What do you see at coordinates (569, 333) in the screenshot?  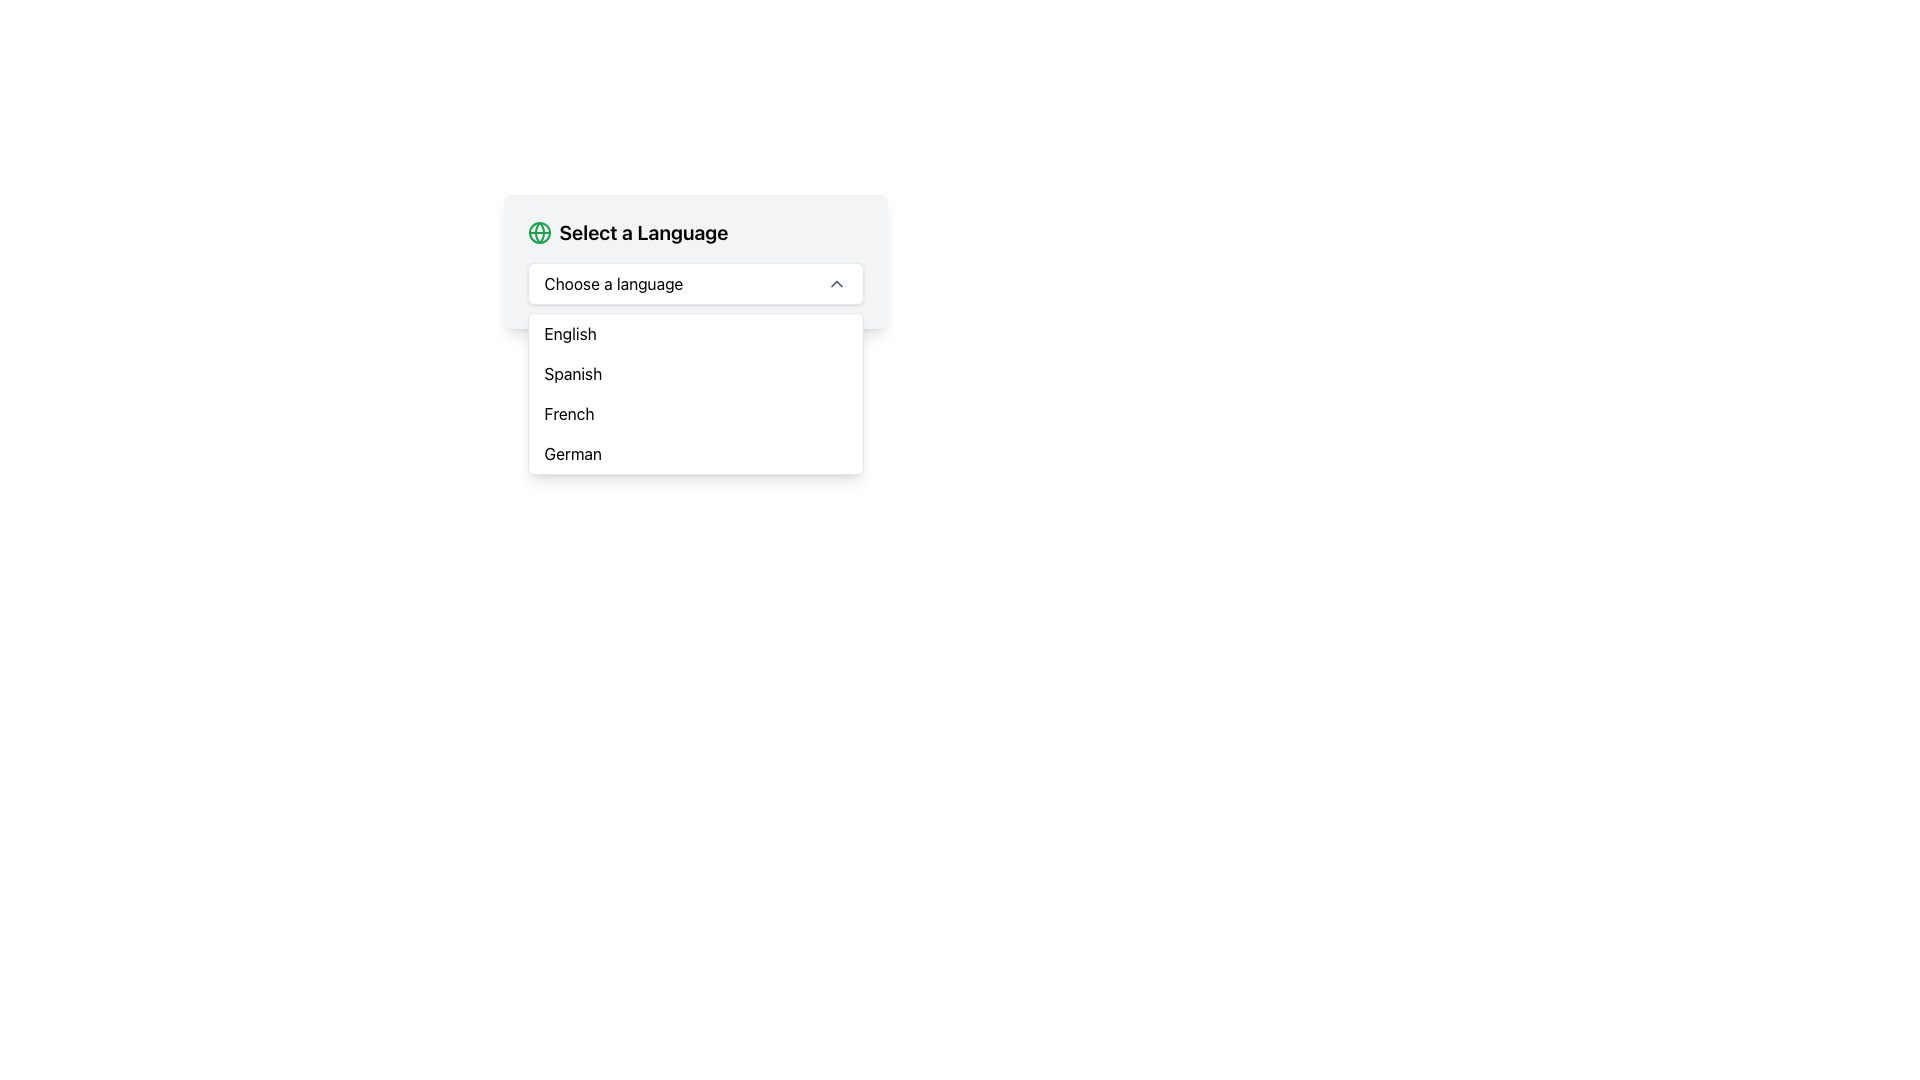 I see `the first language option in the dropdown list labeled 'Choose a language'` at bounding box center [569, 333].